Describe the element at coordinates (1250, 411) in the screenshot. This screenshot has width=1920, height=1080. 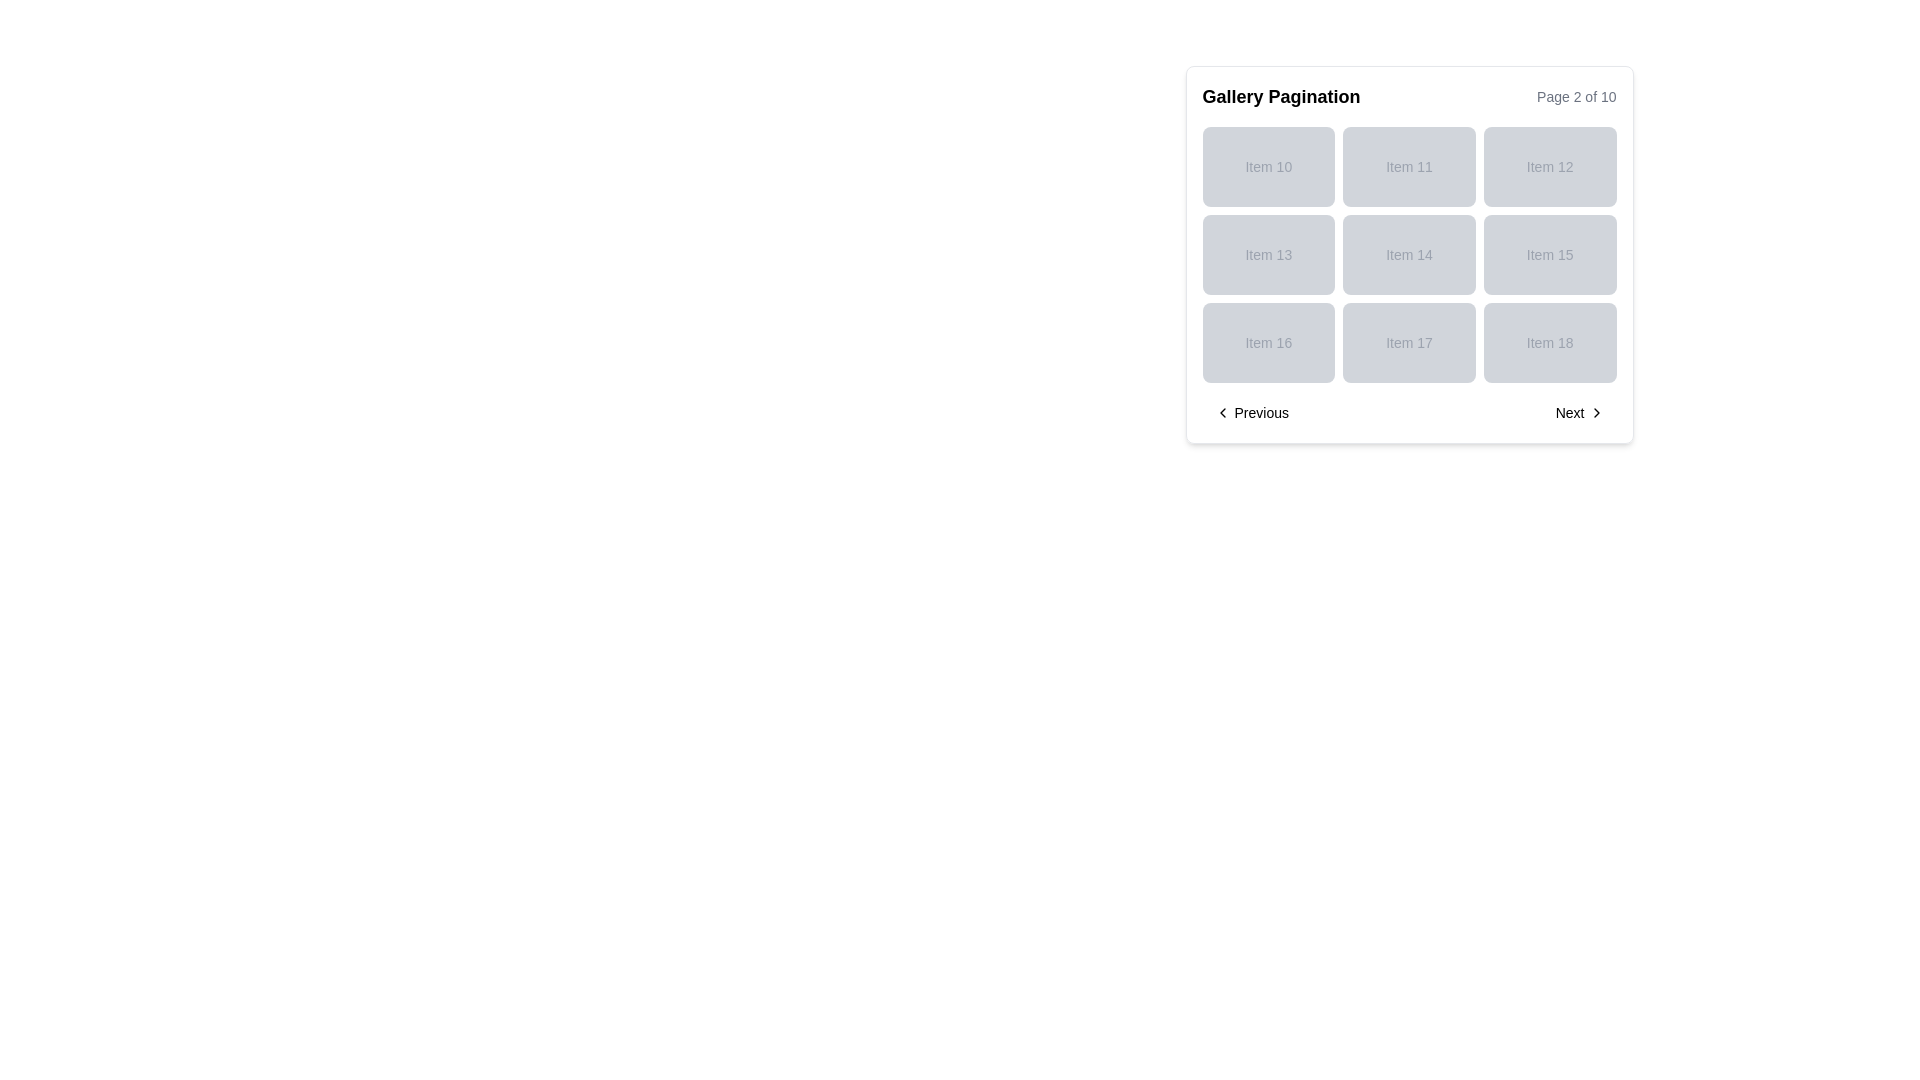
I see `the navigation button located in the bottom left corner of the main display box` at that location.